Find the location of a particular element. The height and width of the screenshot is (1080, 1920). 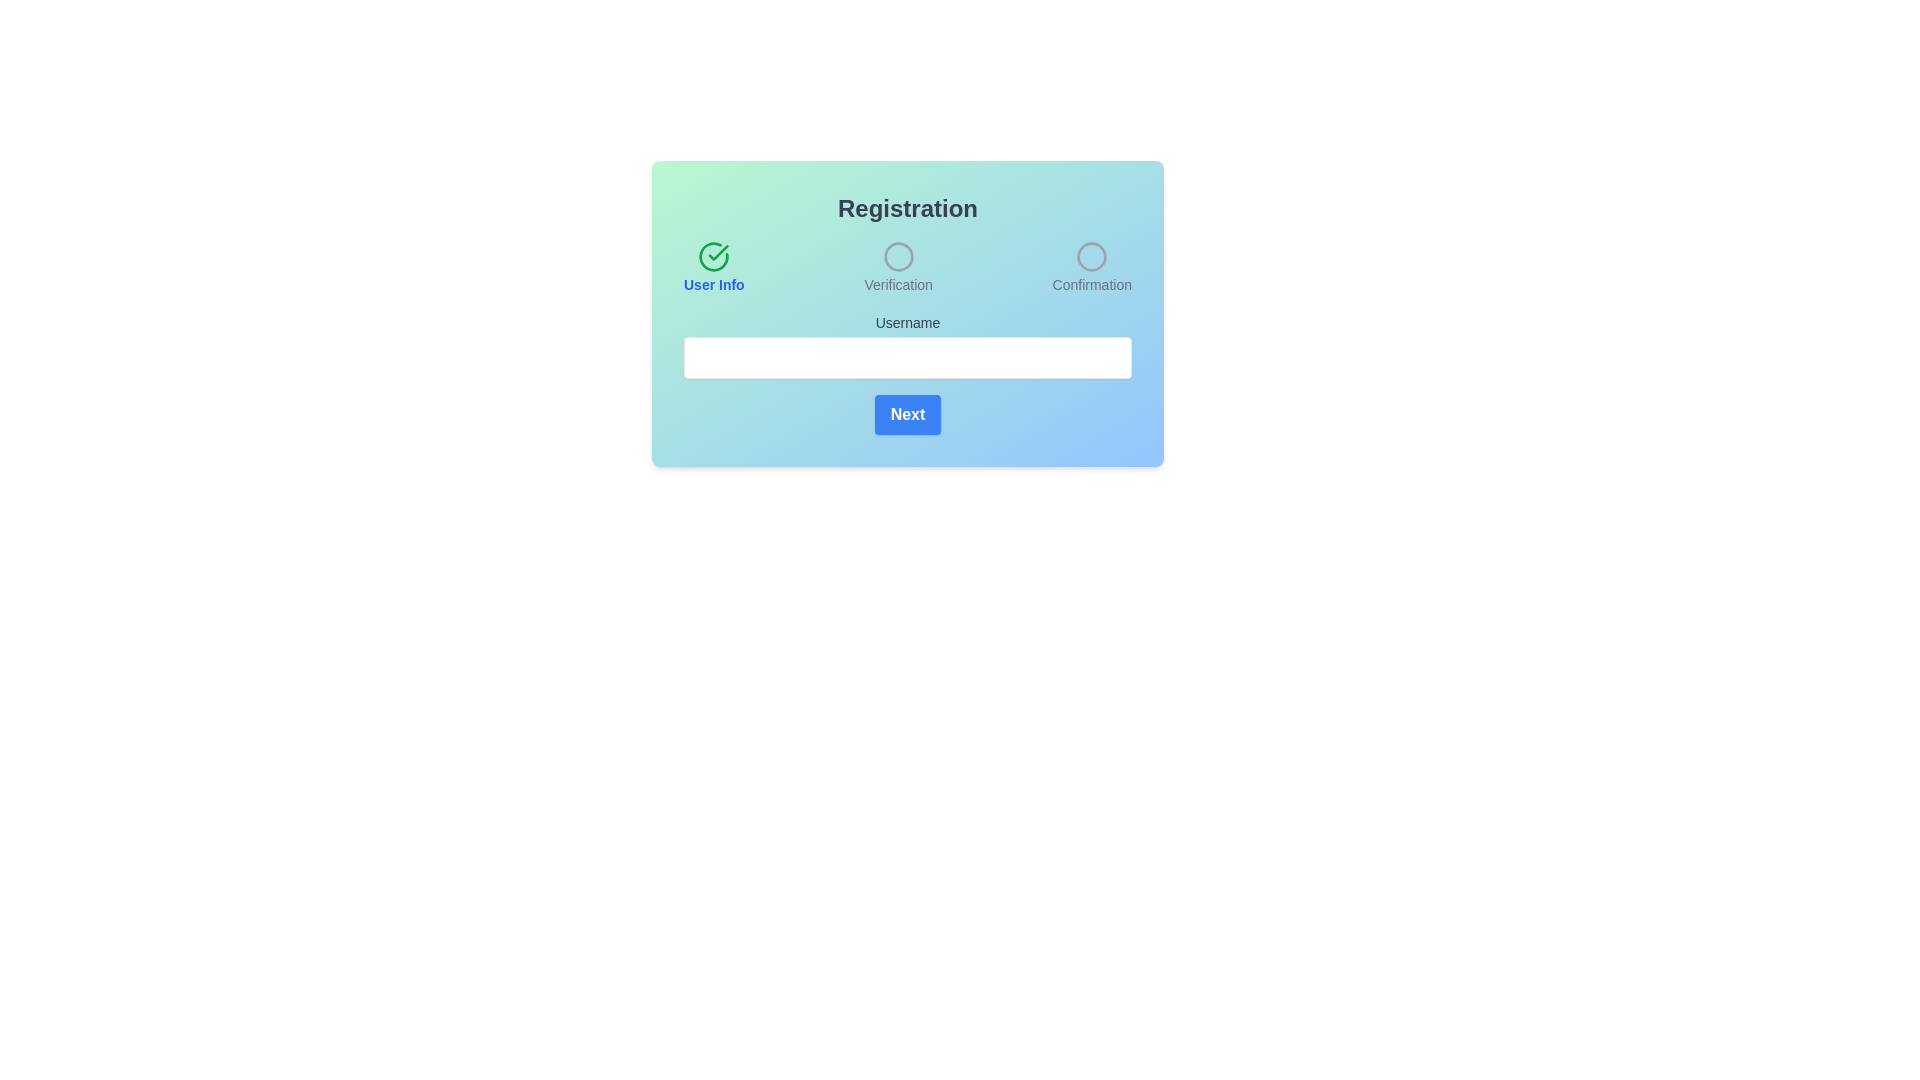

the 'Verification' step indicator, which is the second stage of the progress bar, featuring a gray circular icon and the label 'Verification' in gray text is located at coordinates (906, 268).